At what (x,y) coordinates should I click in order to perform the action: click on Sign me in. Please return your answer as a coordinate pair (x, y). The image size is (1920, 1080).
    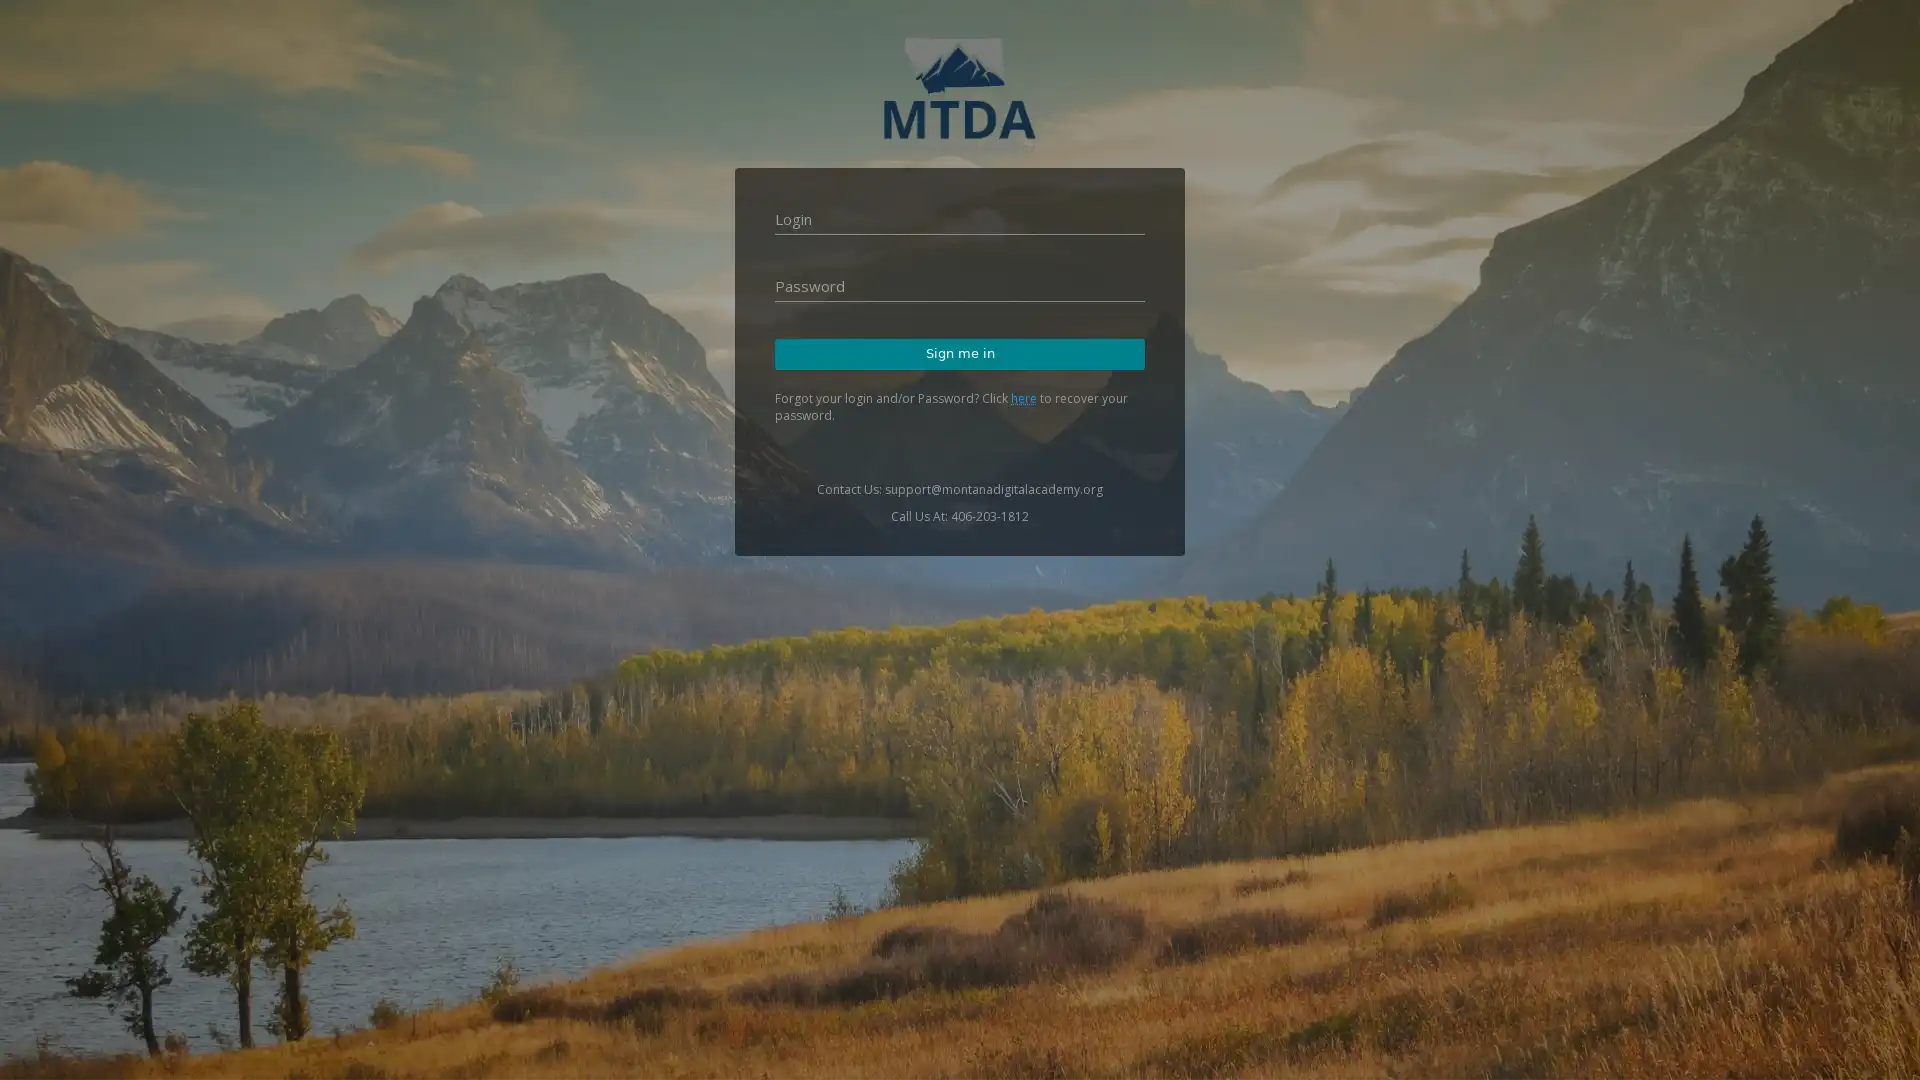
    Looking at the image, I should click on (960, 353).